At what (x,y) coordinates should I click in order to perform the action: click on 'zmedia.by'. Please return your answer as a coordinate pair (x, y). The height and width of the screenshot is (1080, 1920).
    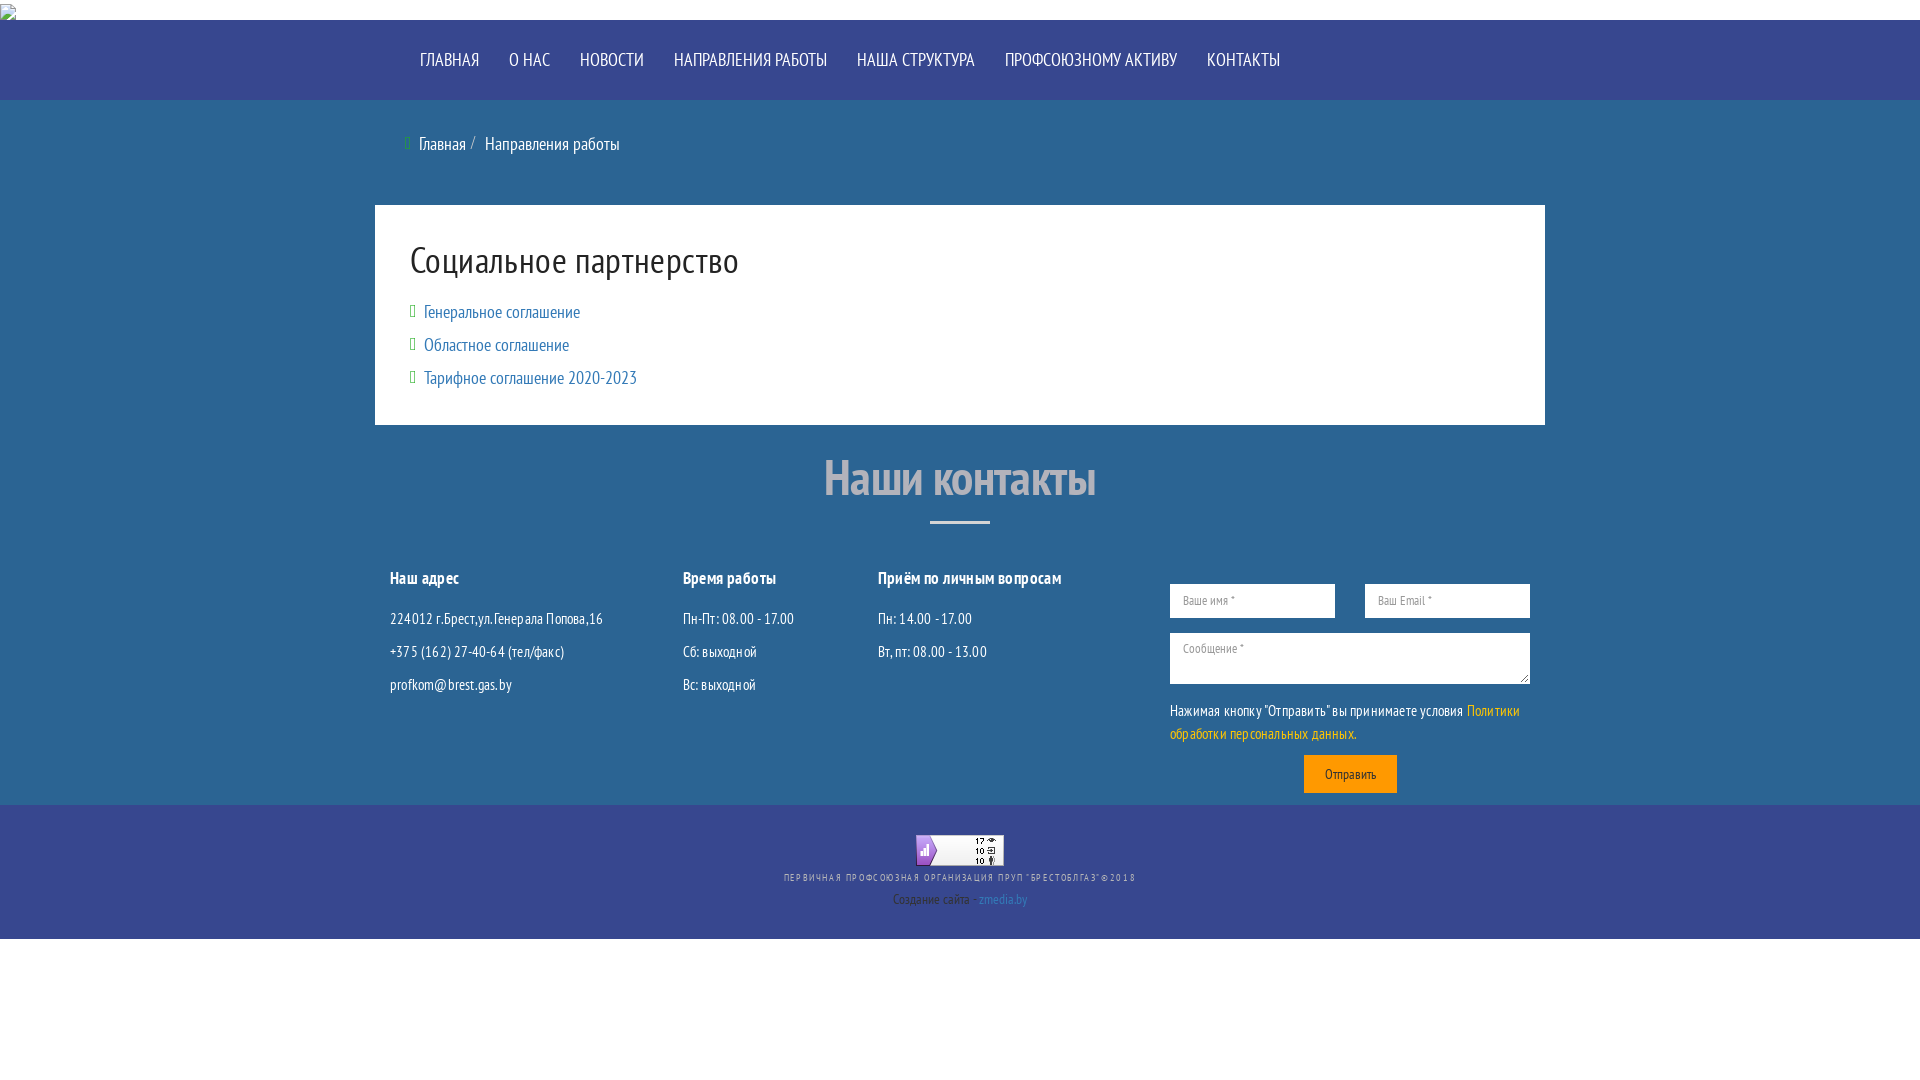
    Looking at the image, I should click on (1003, 897).